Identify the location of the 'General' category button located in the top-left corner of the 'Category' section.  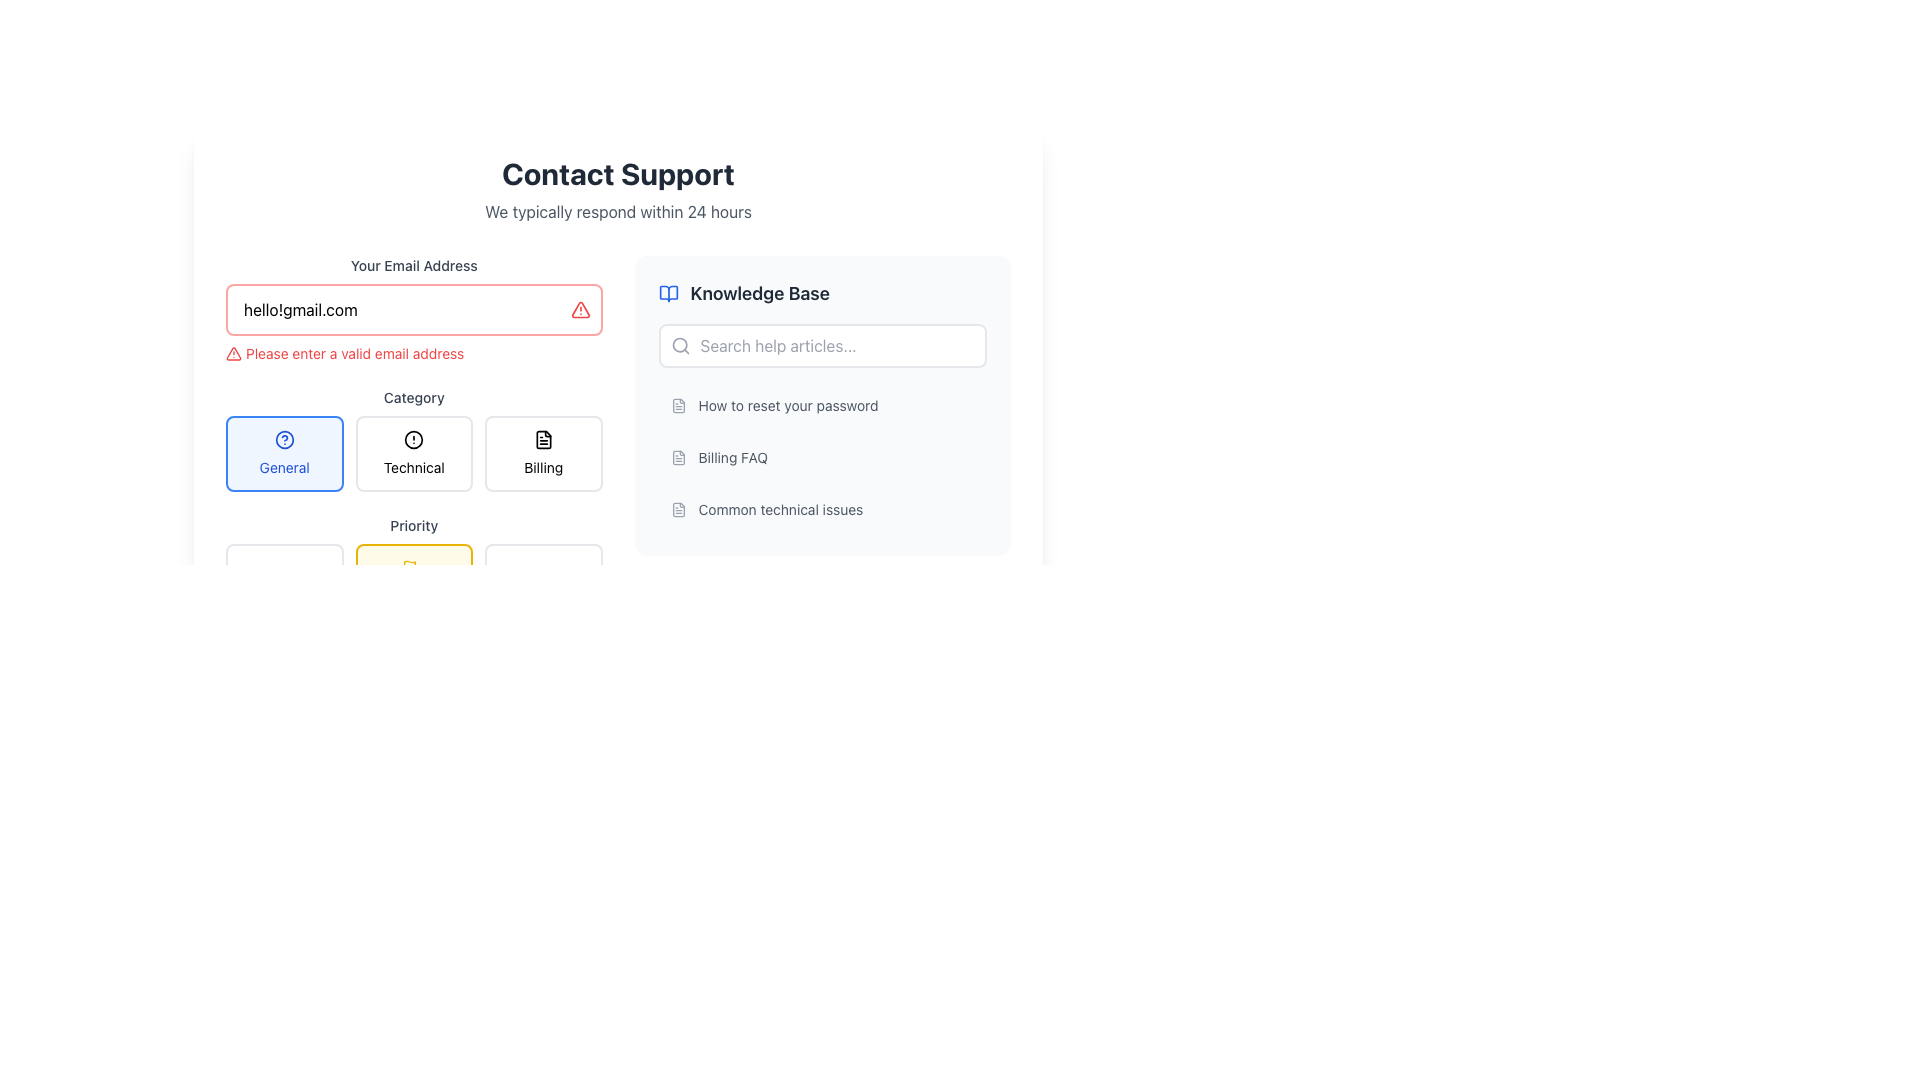
(283, 454).